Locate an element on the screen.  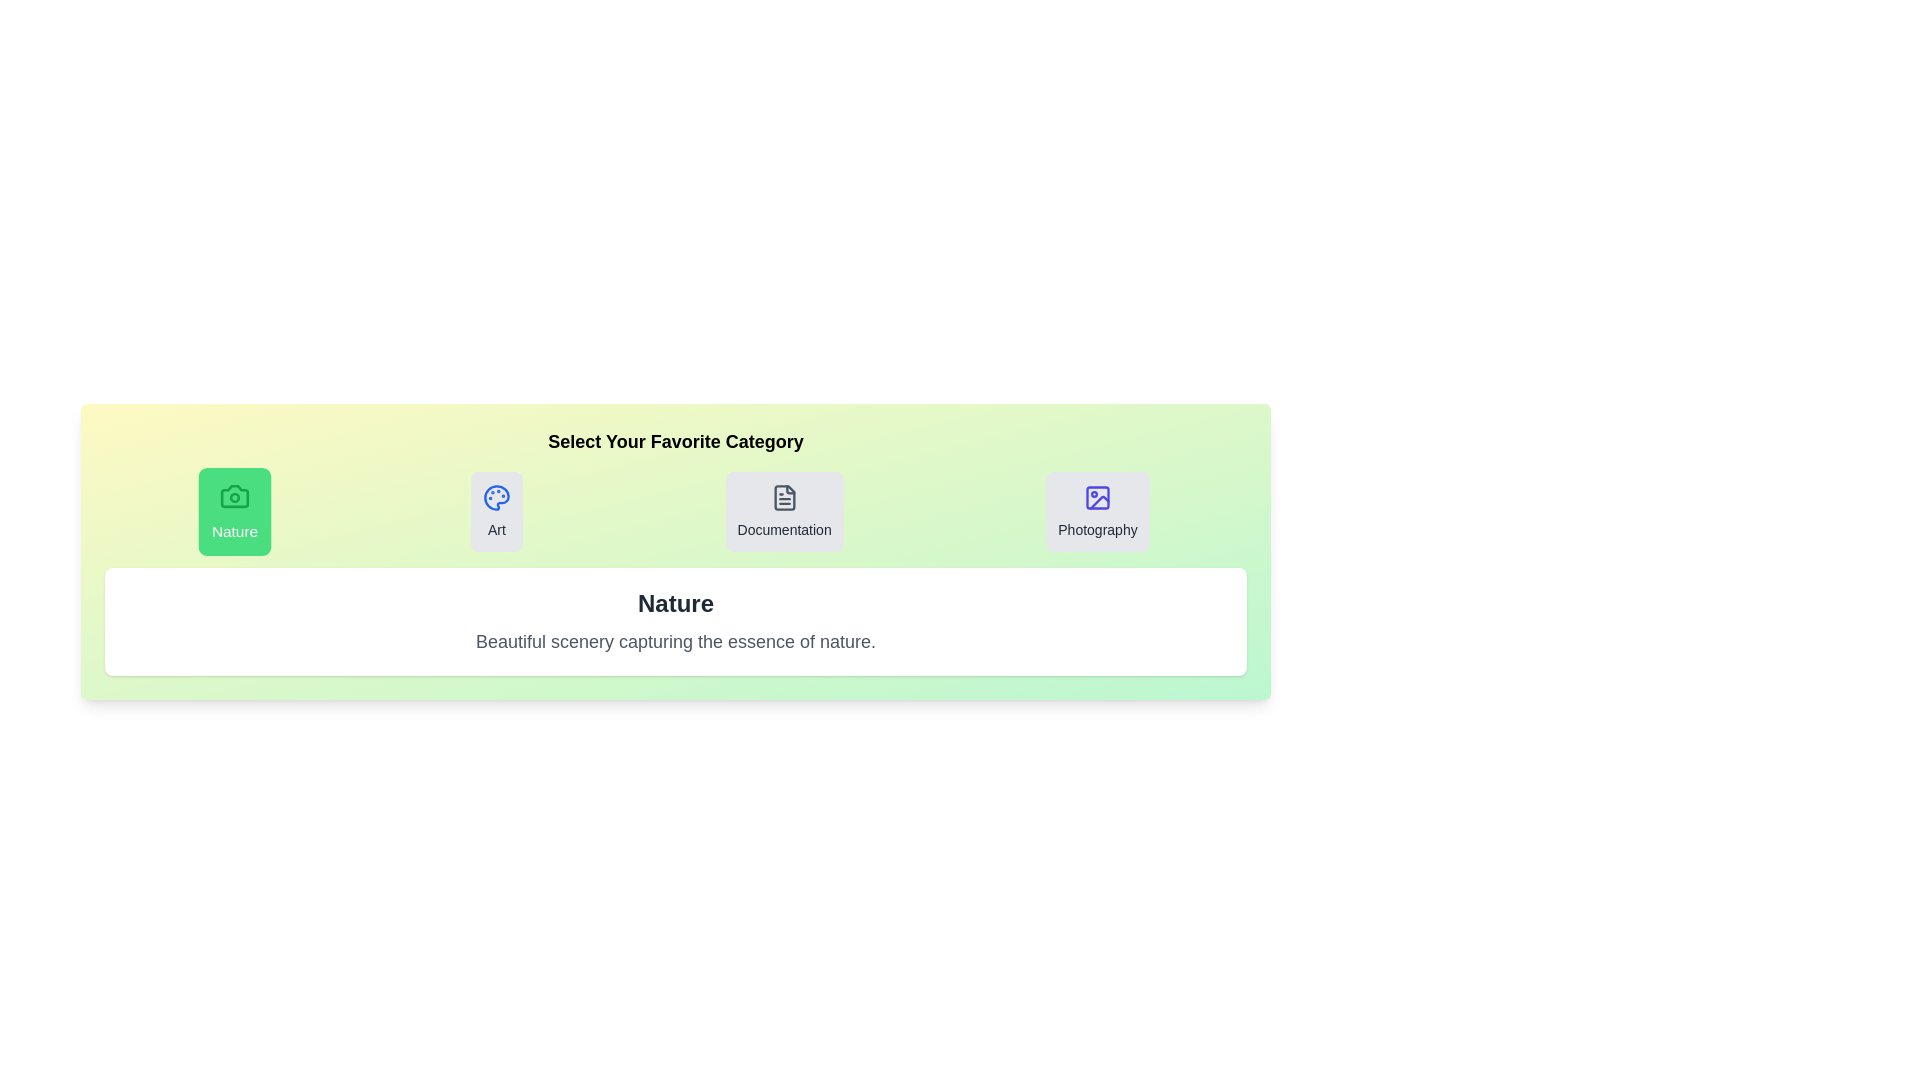
the tab for Art to observe the hover effect is located at coordinates (495, 511).